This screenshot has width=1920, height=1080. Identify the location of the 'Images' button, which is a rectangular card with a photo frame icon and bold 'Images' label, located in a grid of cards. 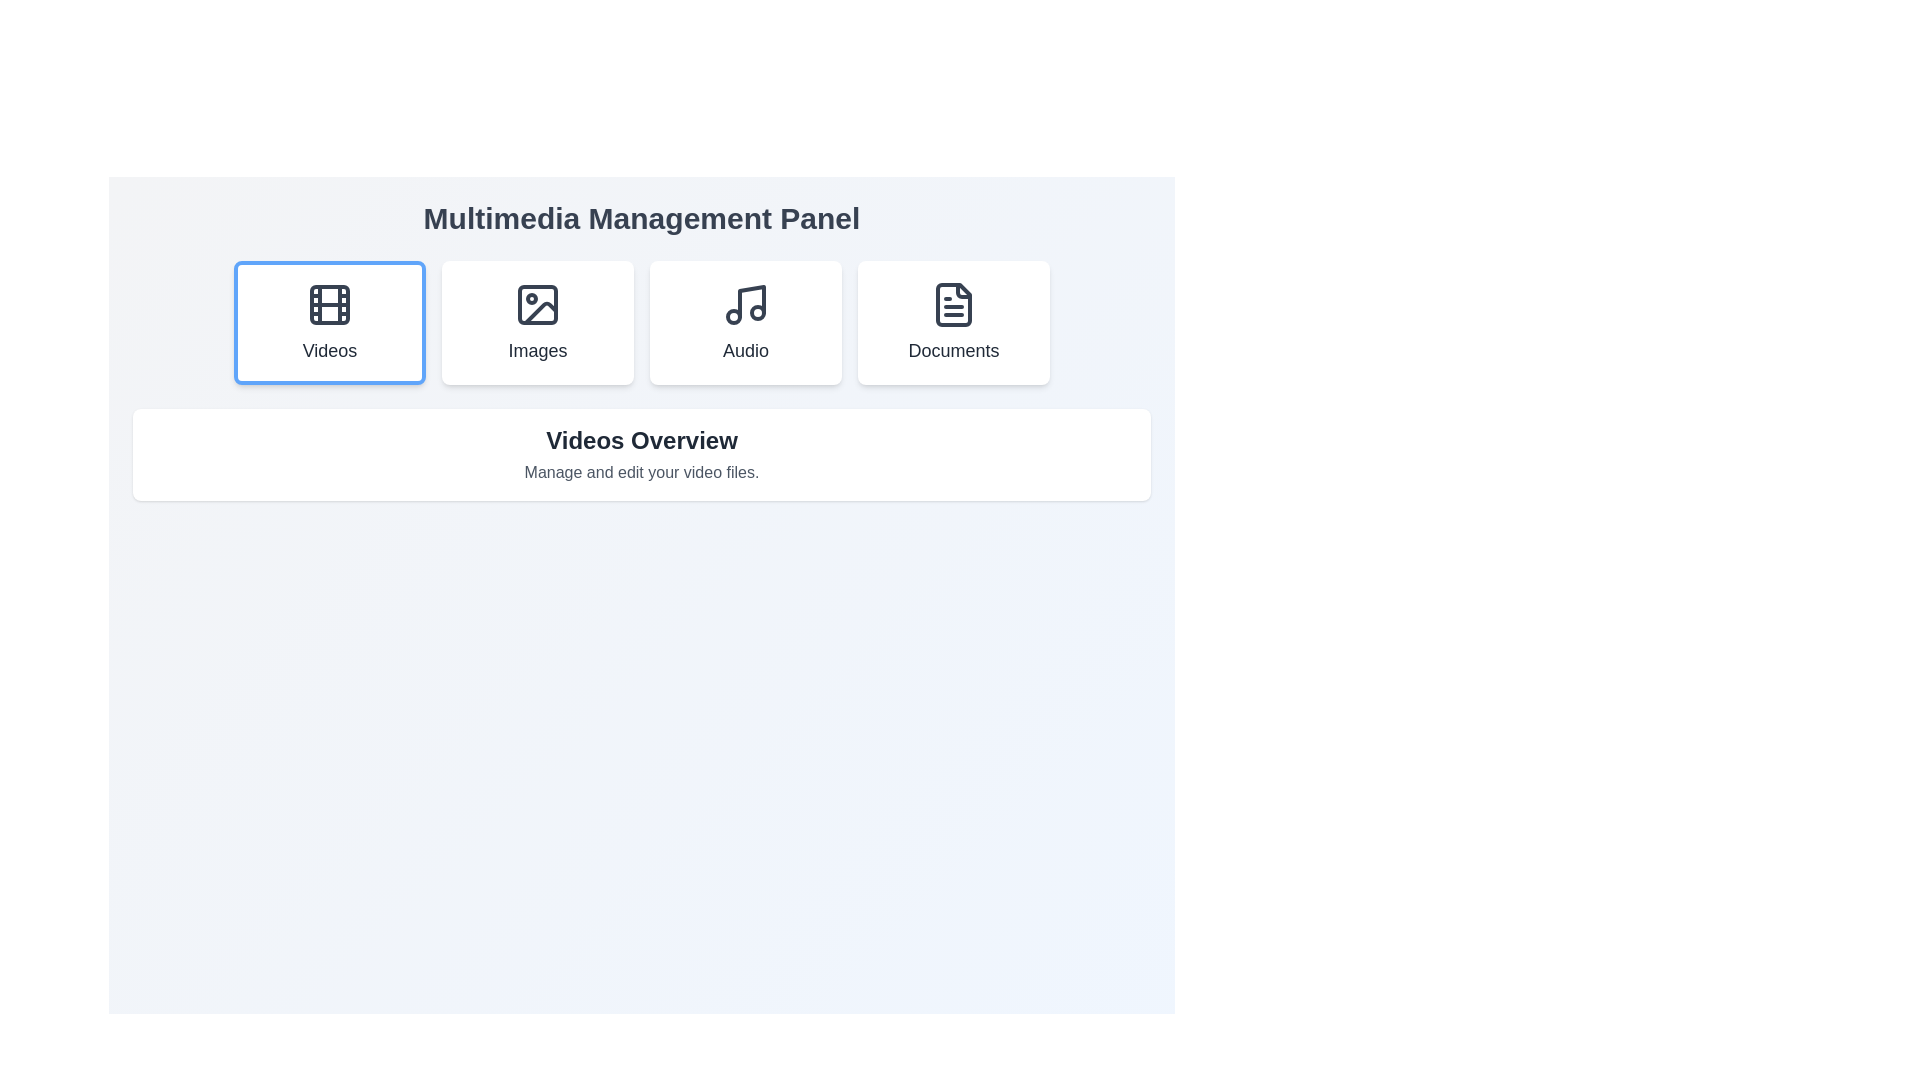
(537, 322).